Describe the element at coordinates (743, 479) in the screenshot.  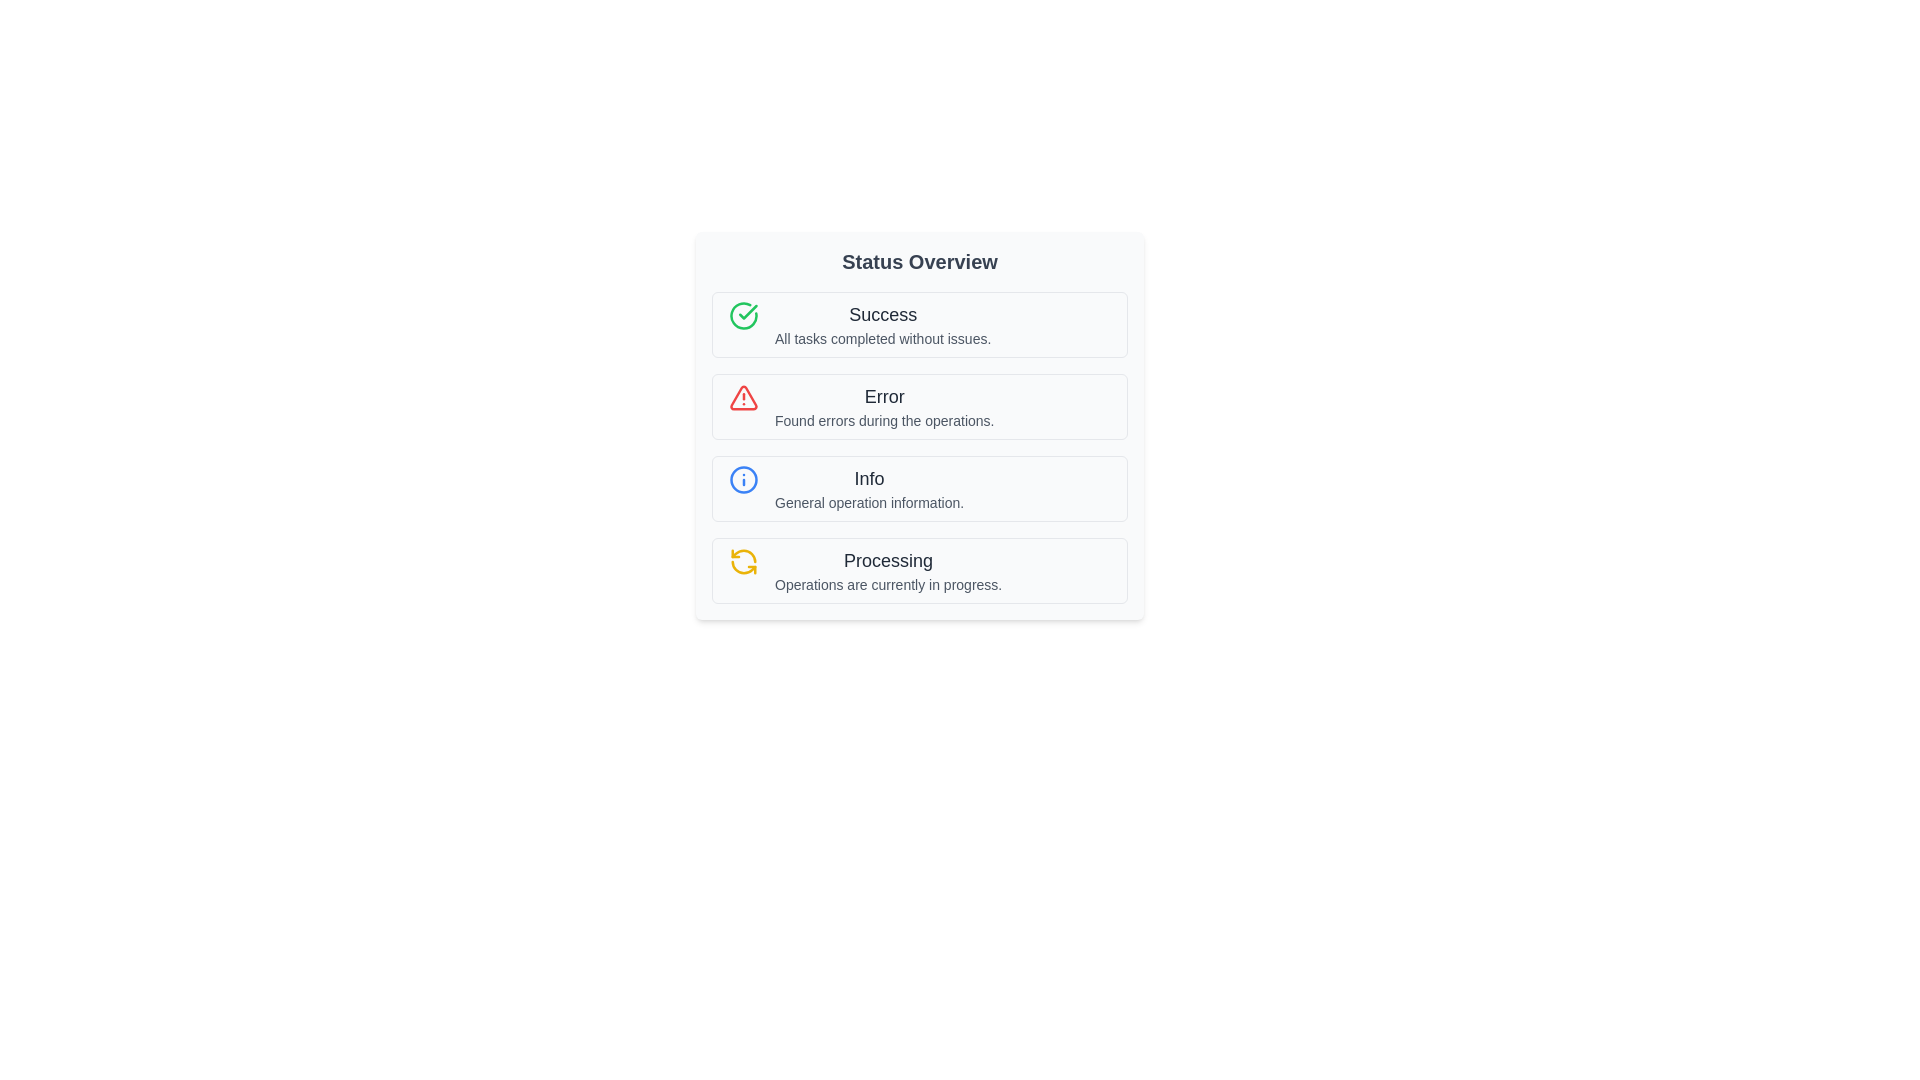
I see `the decorative SVG Circle that indicates information-related content within the 'Info' status icon in the 'Status Overview' panel` at that location.